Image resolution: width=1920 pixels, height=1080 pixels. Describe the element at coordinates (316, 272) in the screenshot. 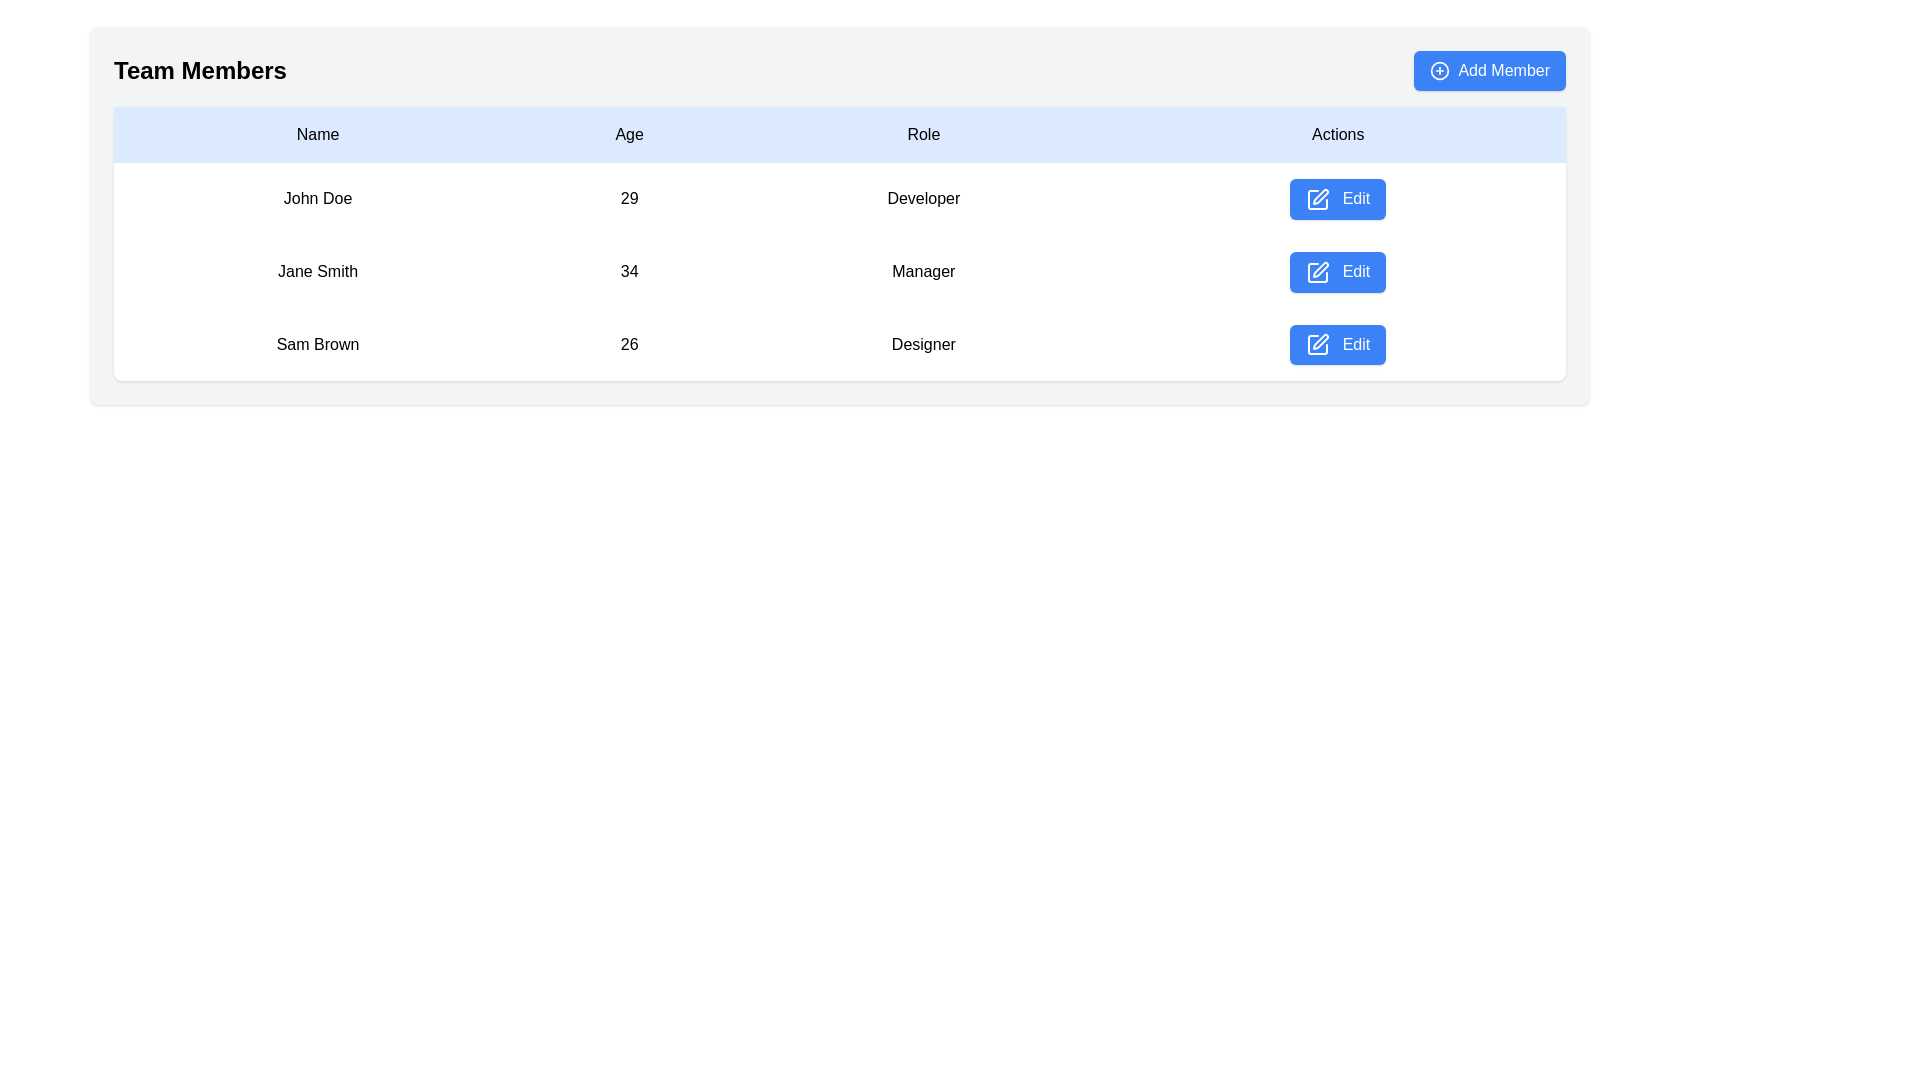

I see `the static text label displaying the name 'Jane Smith' located in the second row of the table under the 'Name' column` at that location.